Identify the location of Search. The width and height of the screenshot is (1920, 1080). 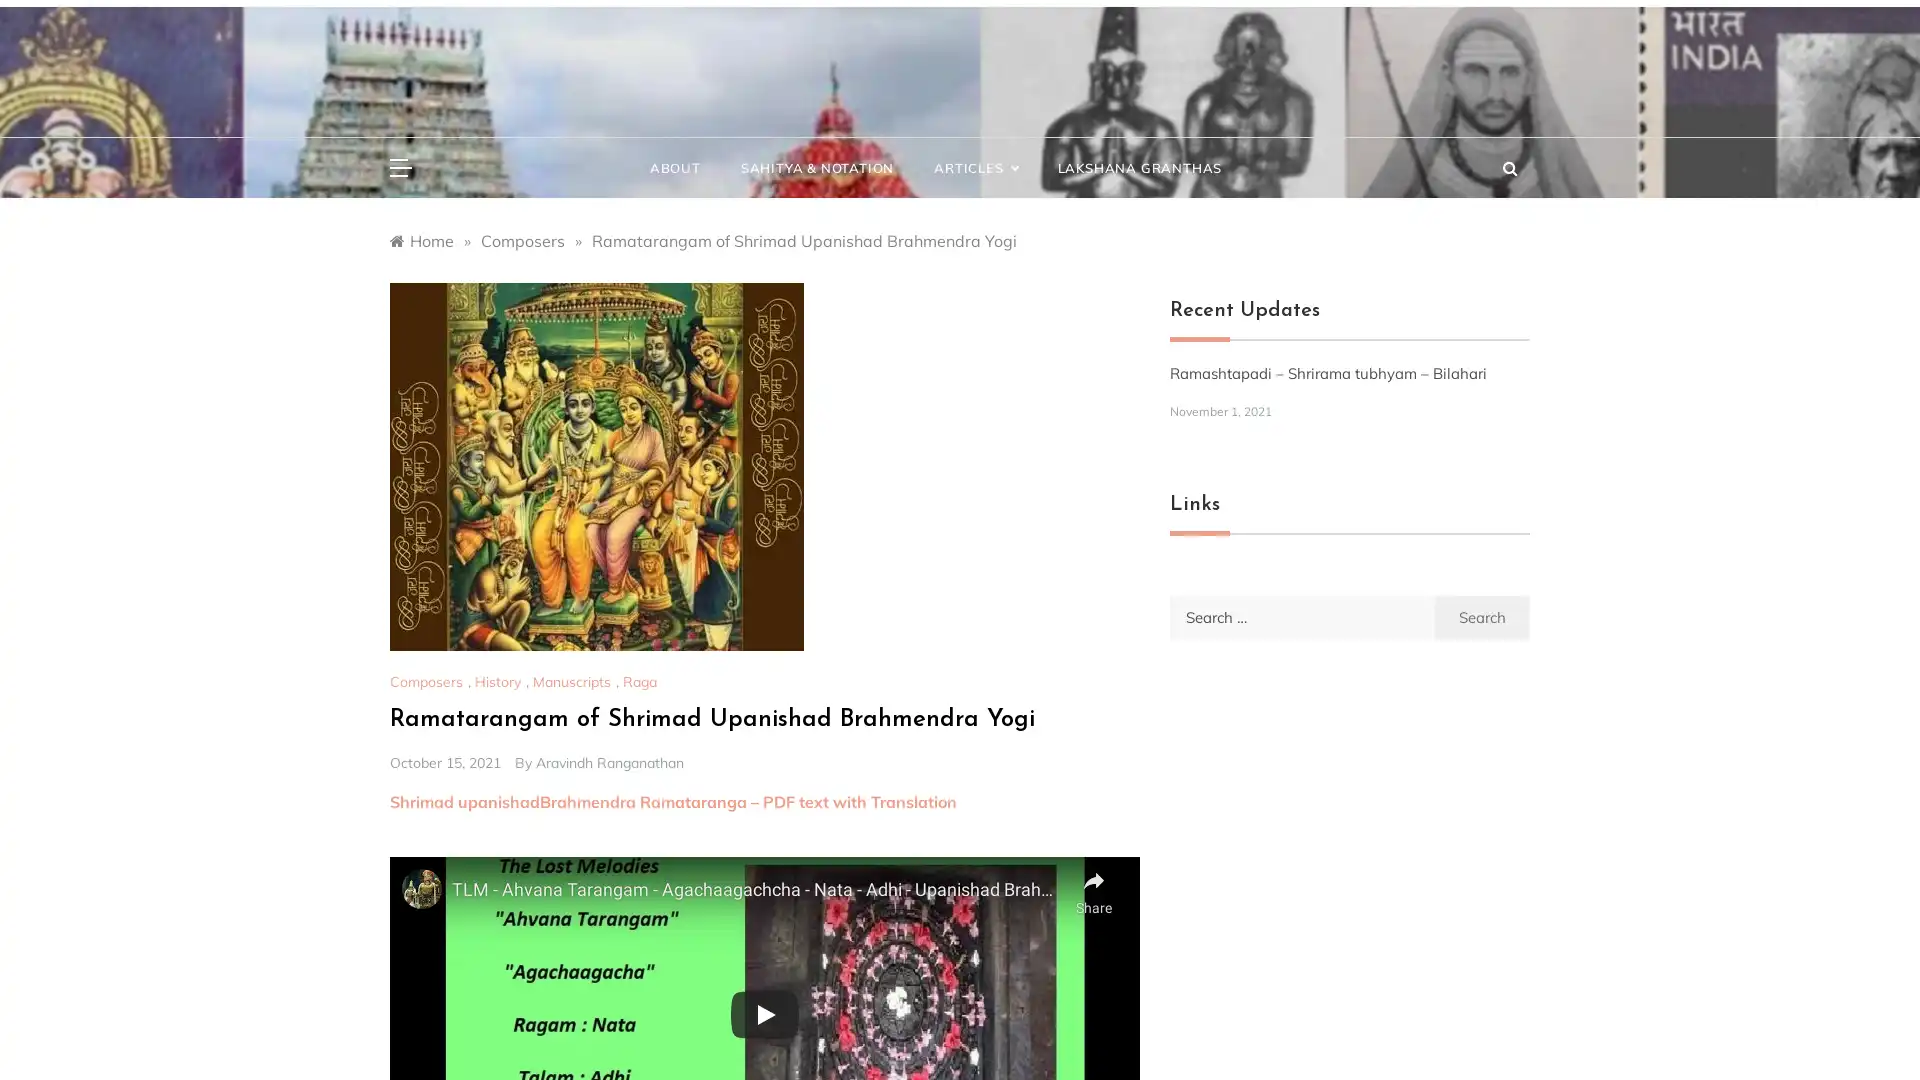
(1482, 615).